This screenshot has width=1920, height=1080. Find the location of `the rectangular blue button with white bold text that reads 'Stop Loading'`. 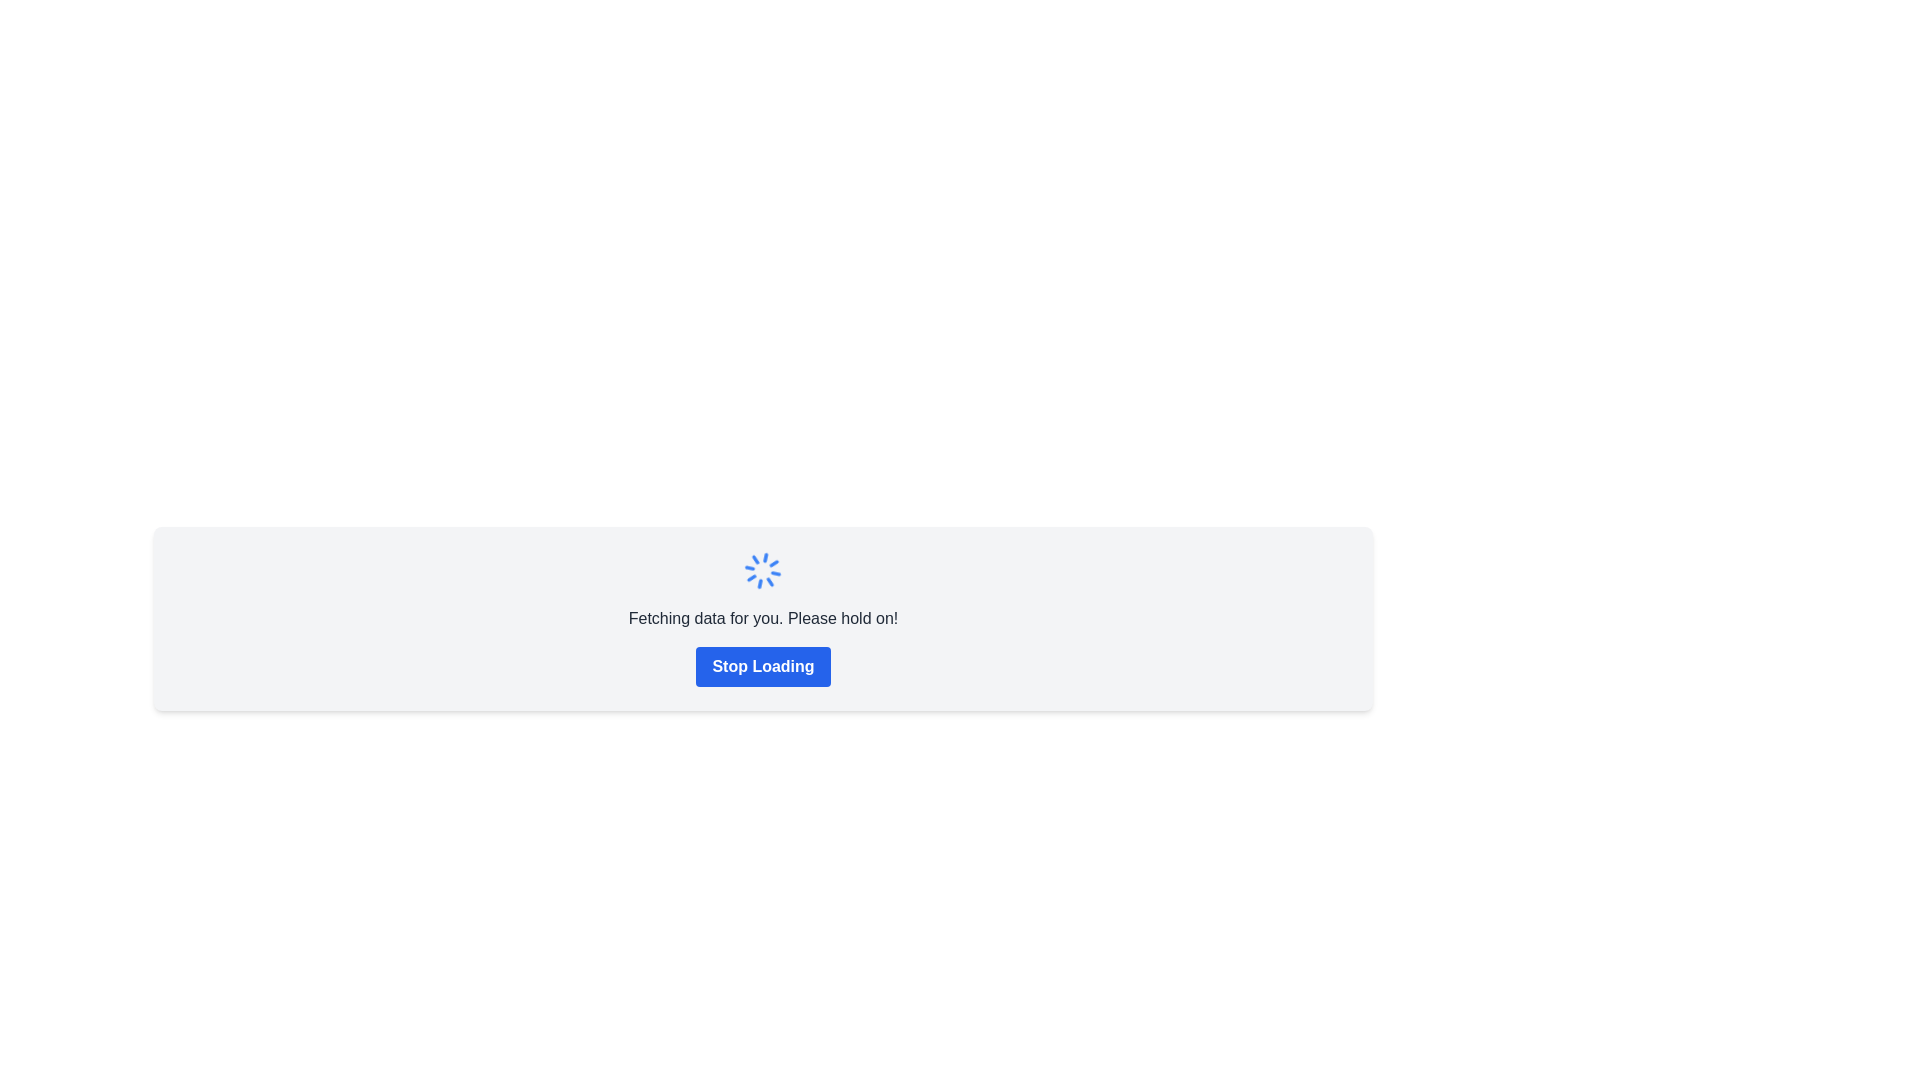

the rectangular blue button with white bold text that reads 'Stop Loading' is located at coordinates (762, 667).